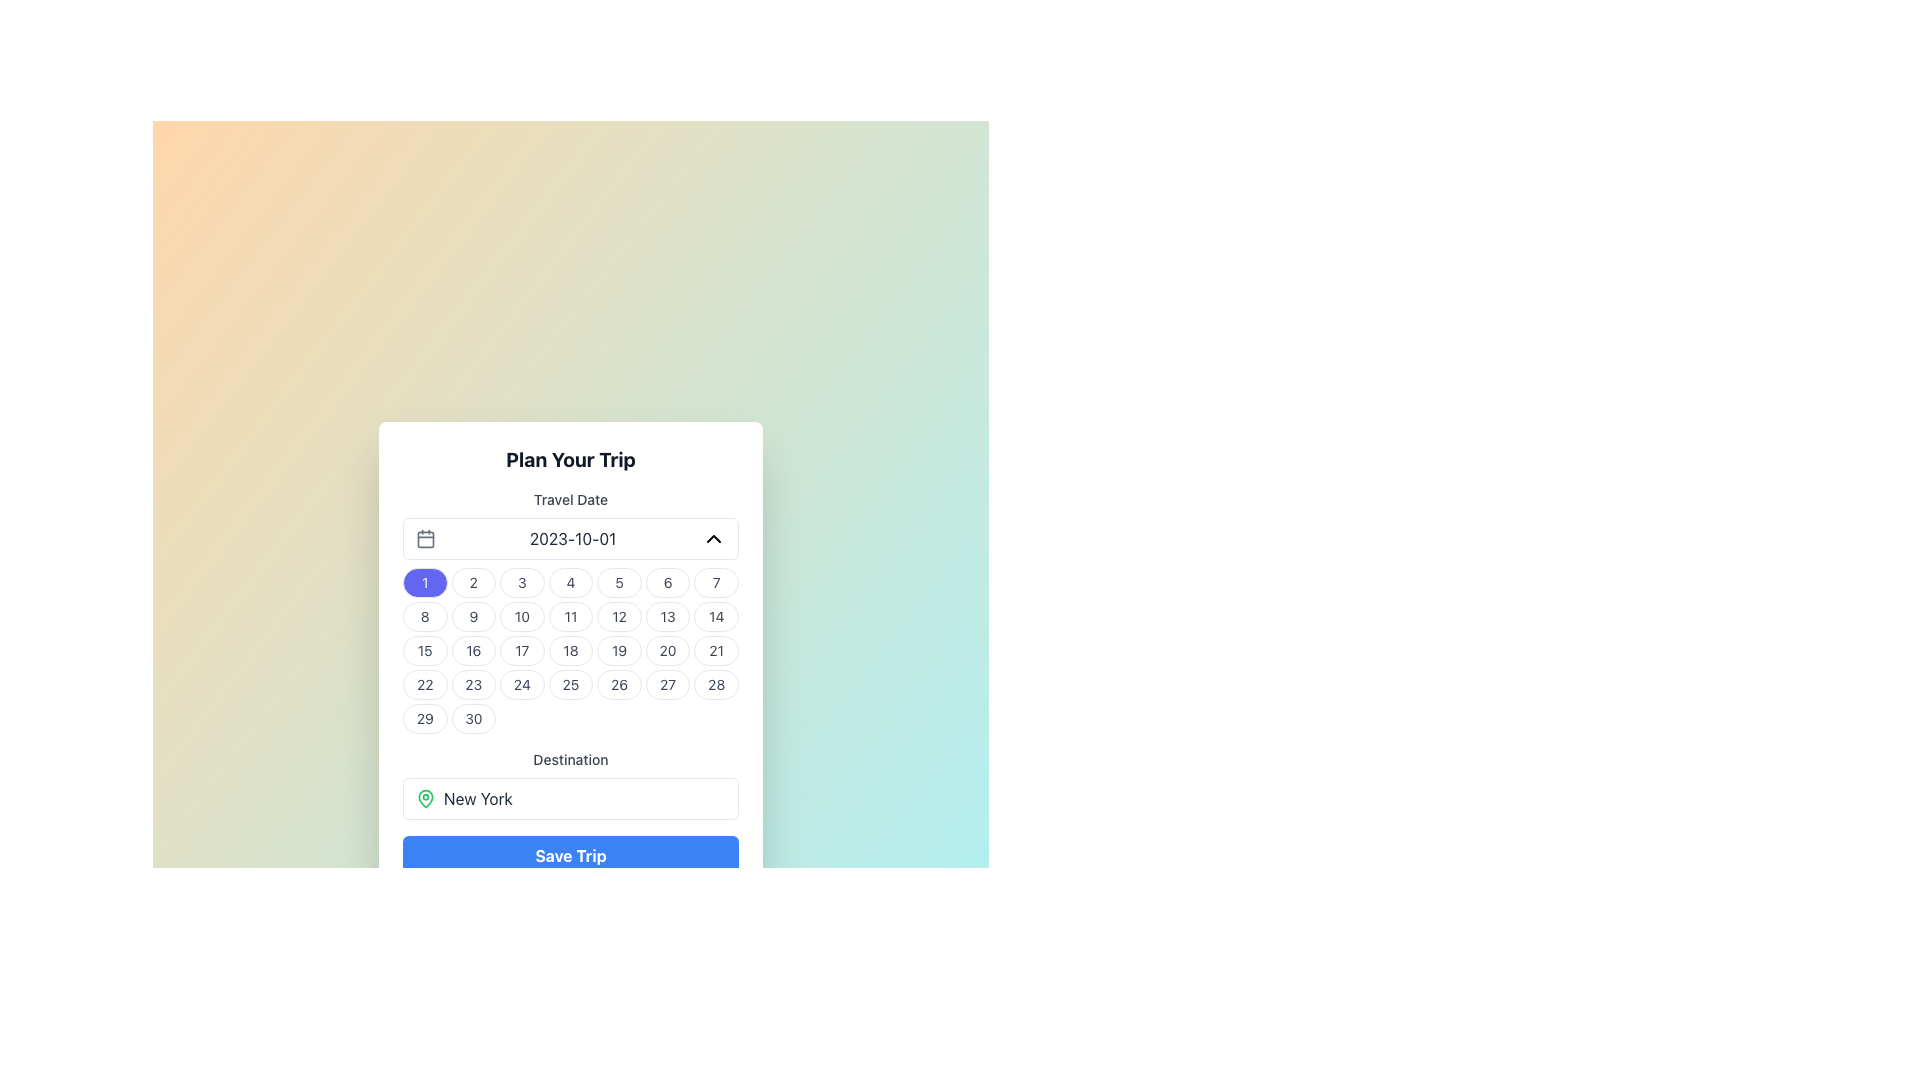 This screenshot has width=1920, height=1080. What do you see at coordinates (522, 616) in the screenshot?
I see `the circular button with the number '10' which is the third item in the second row of a grid layout, located beneath the 'Travel Date' text input field` at bounding box center [522, 616].